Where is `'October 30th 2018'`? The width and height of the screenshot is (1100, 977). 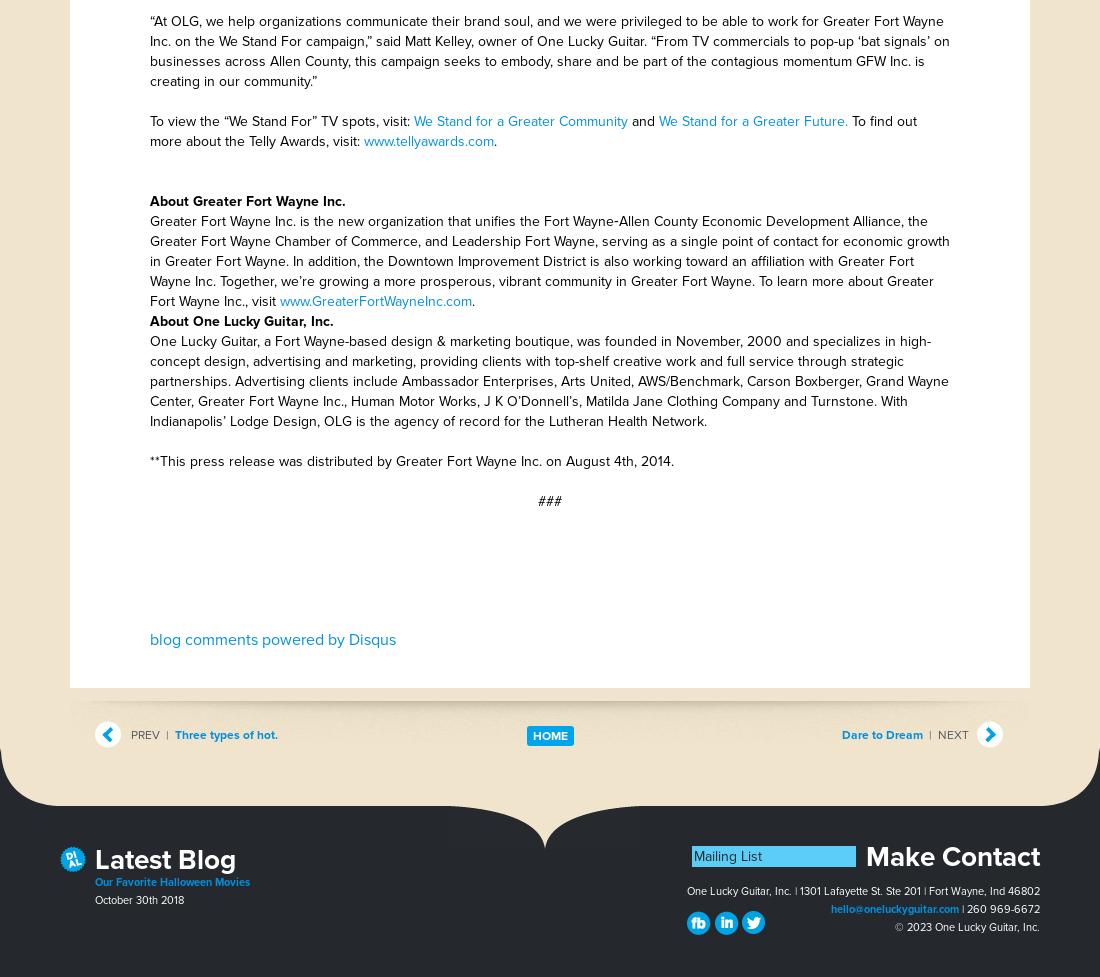 'October 30th 2018' is located at coordinates (138, 899).